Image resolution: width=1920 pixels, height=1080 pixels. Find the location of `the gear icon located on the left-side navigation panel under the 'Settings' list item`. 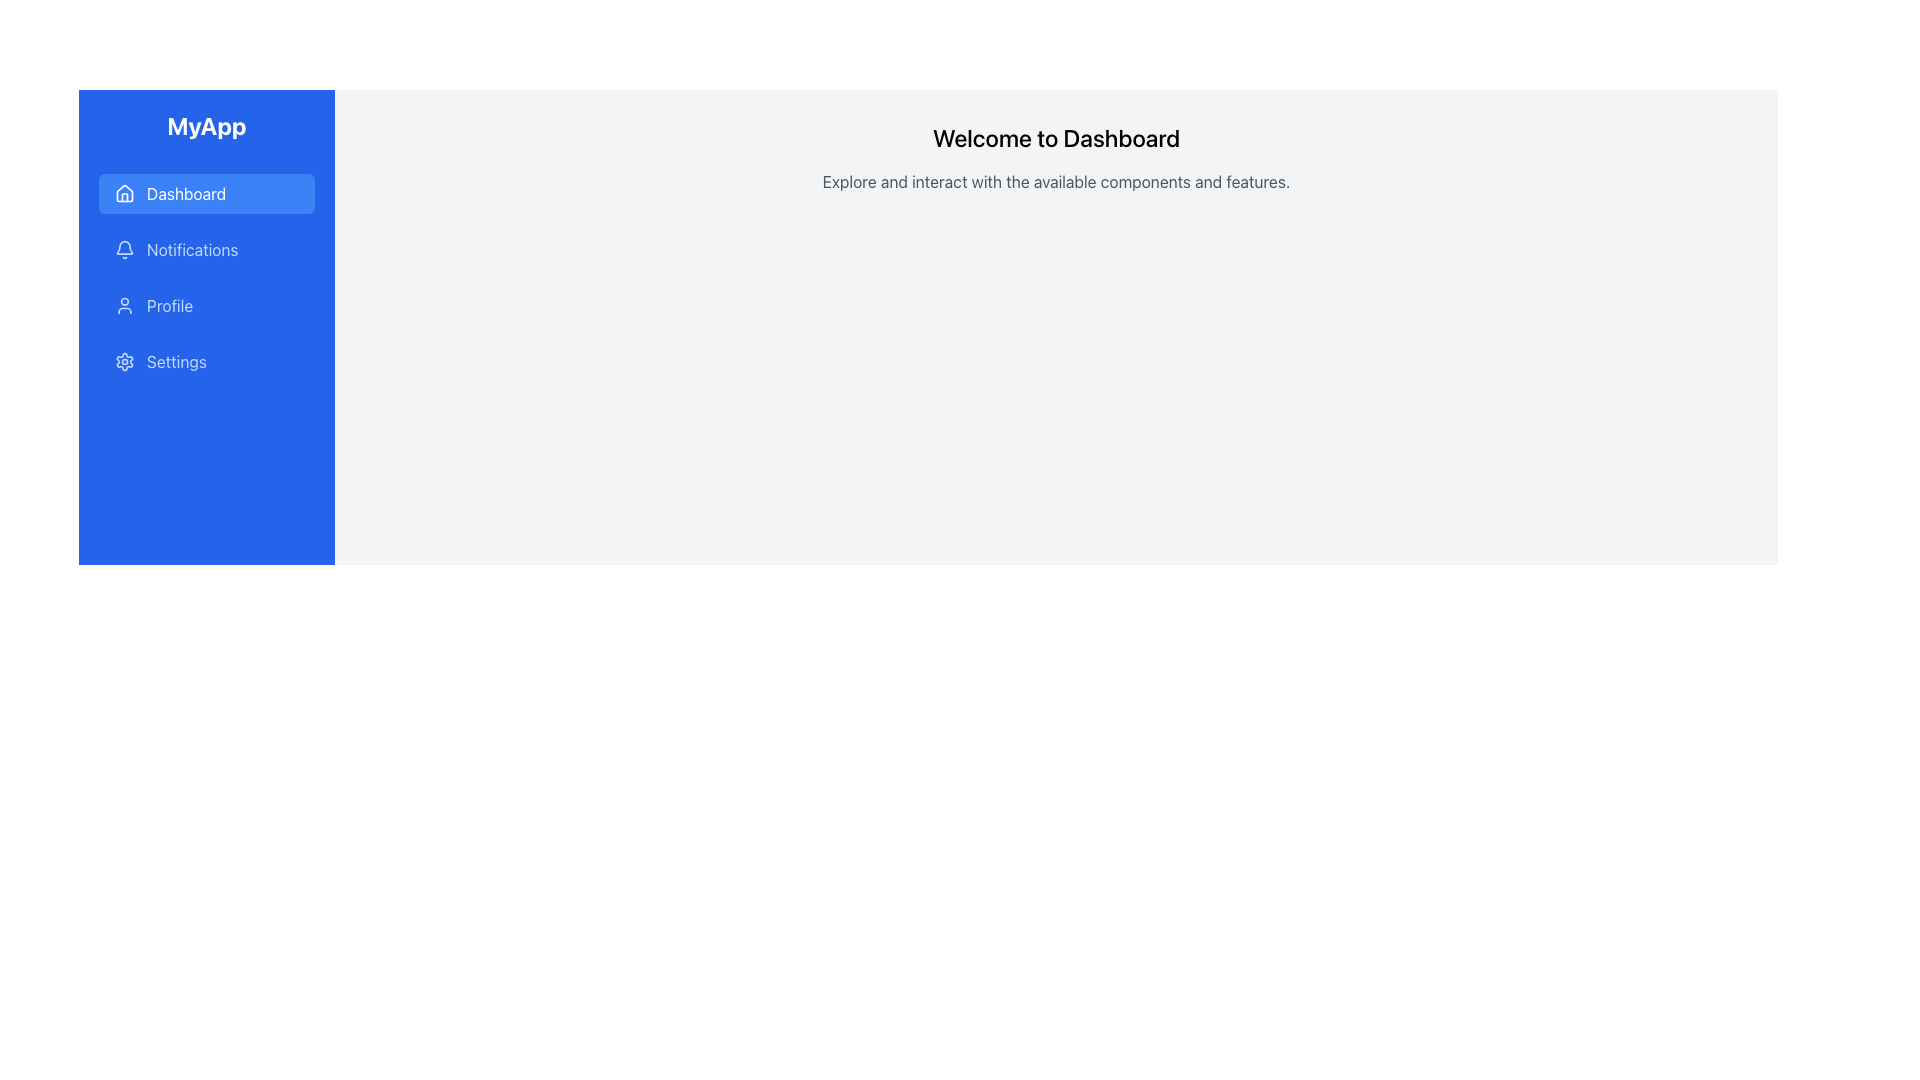

the gear icon located on the left-side navigation panel under the 'Settings' list item is located at coordinates (123, 362).